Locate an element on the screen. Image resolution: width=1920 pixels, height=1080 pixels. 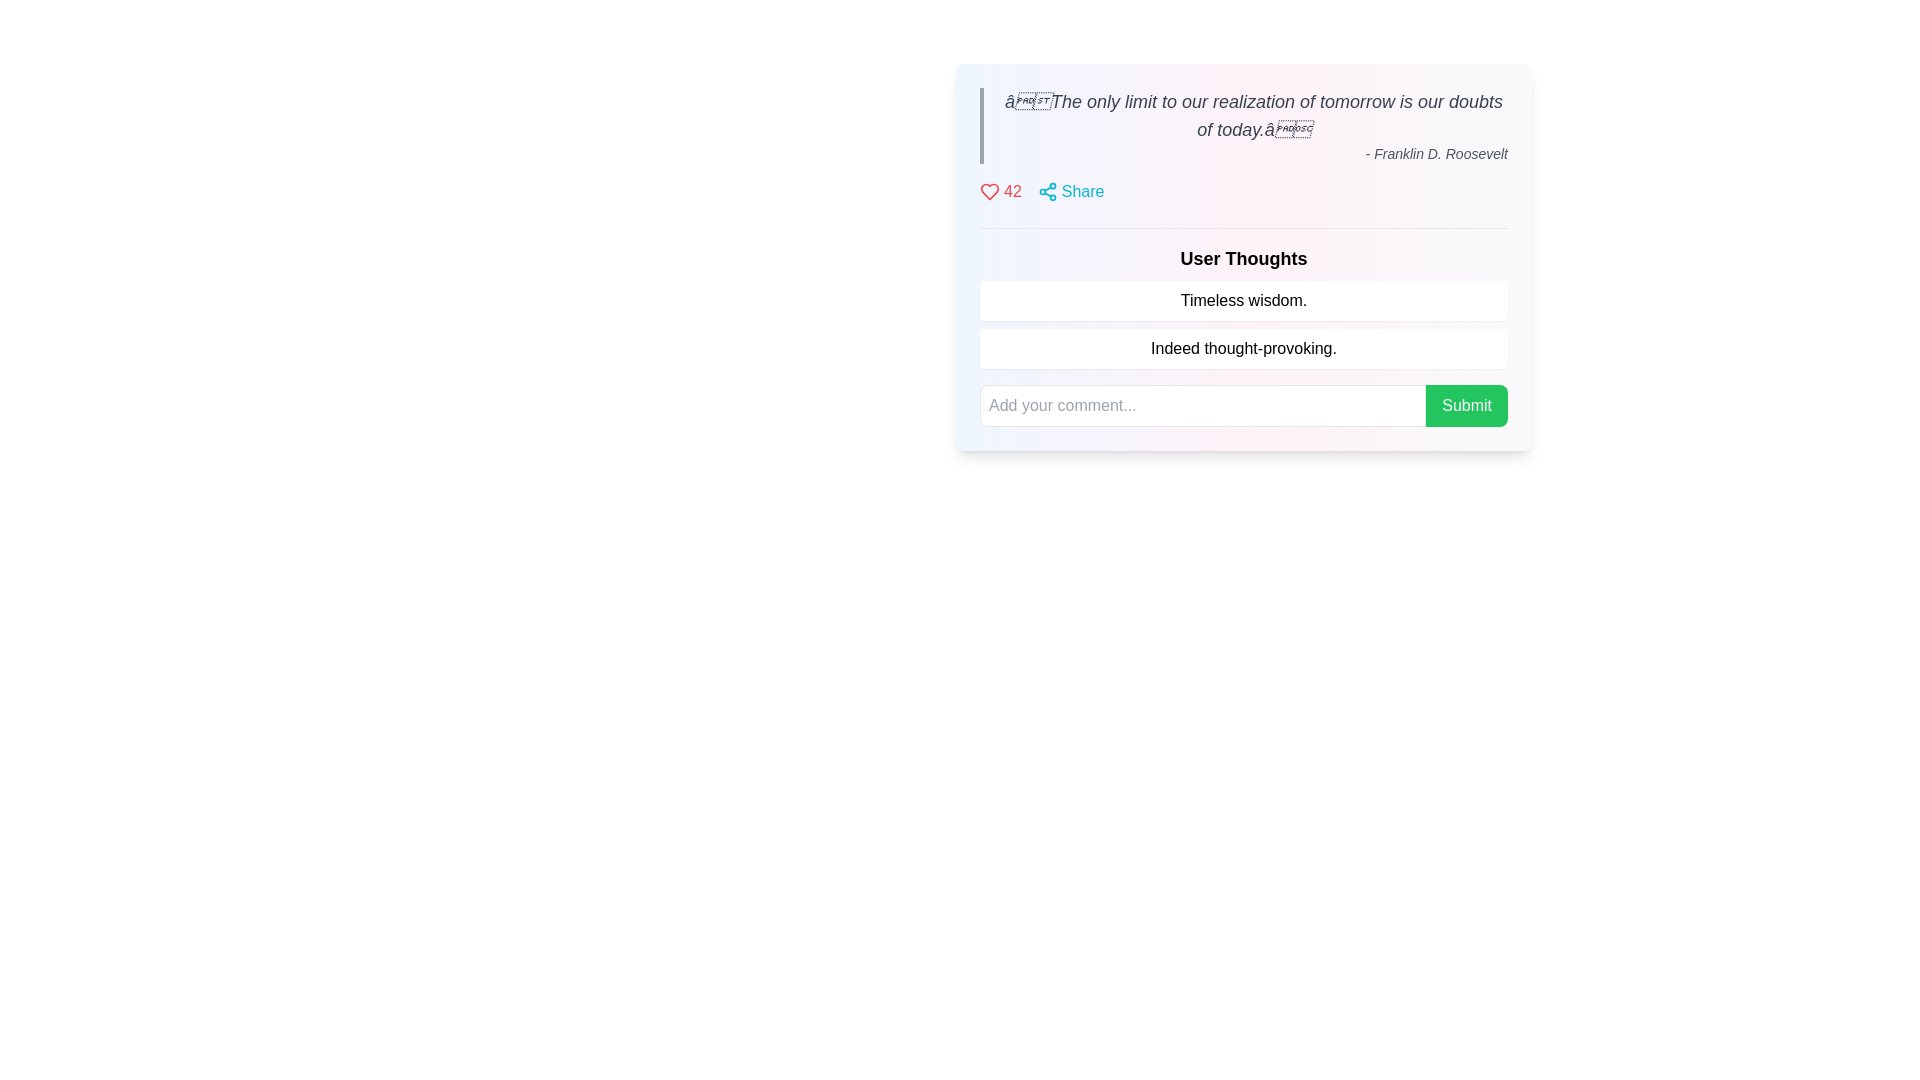
the Text Display element that conveys the content 'Indeed thought-provoking.', located under the heading 'User Thoughts.' is located at coordinates (1242, 347).